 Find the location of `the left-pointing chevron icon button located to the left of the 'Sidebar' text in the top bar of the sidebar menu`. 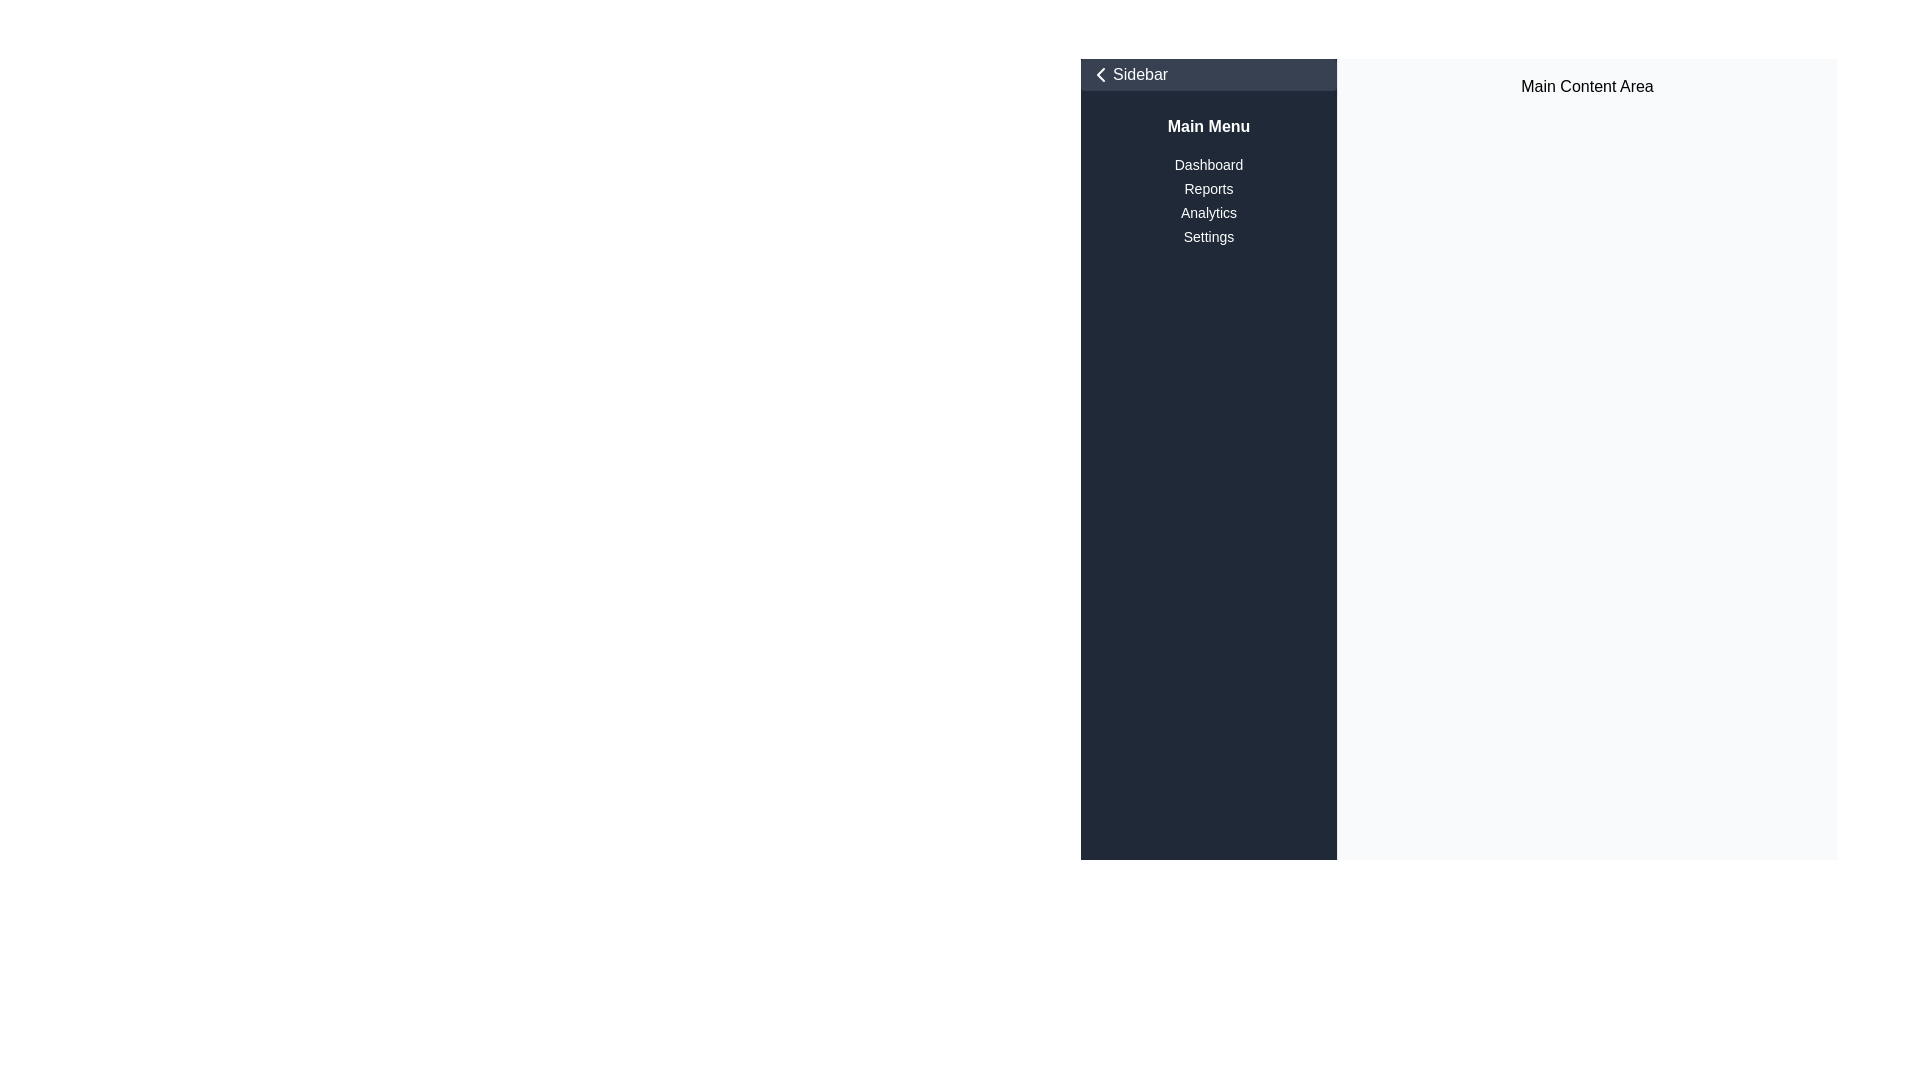

the left-pointing chevron icon button located to the left of the 'Sidebar' text in the top bar of the sidebar menu is located at coordinates (1099, 73).